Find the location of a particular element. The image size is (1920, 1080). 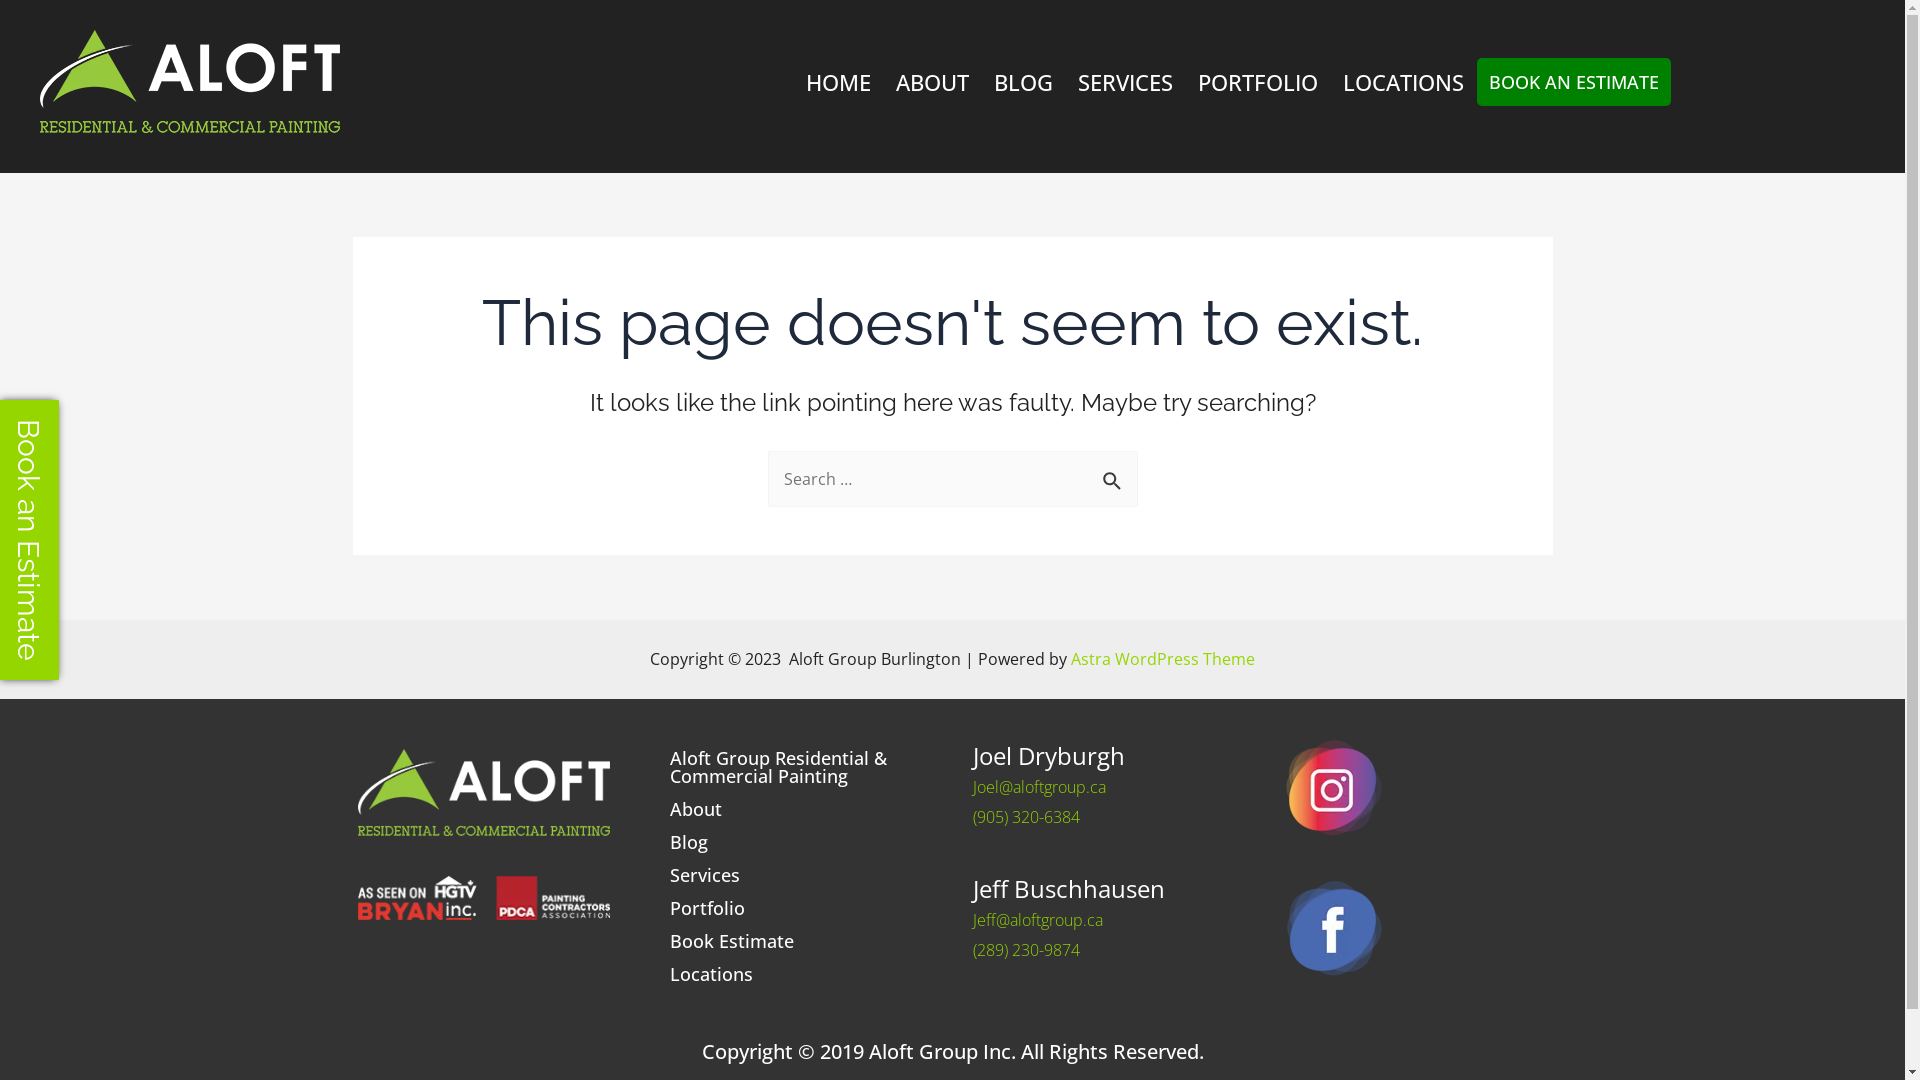

'BOOK AN ESTIMATE' is located at coordinates (1573, 80).